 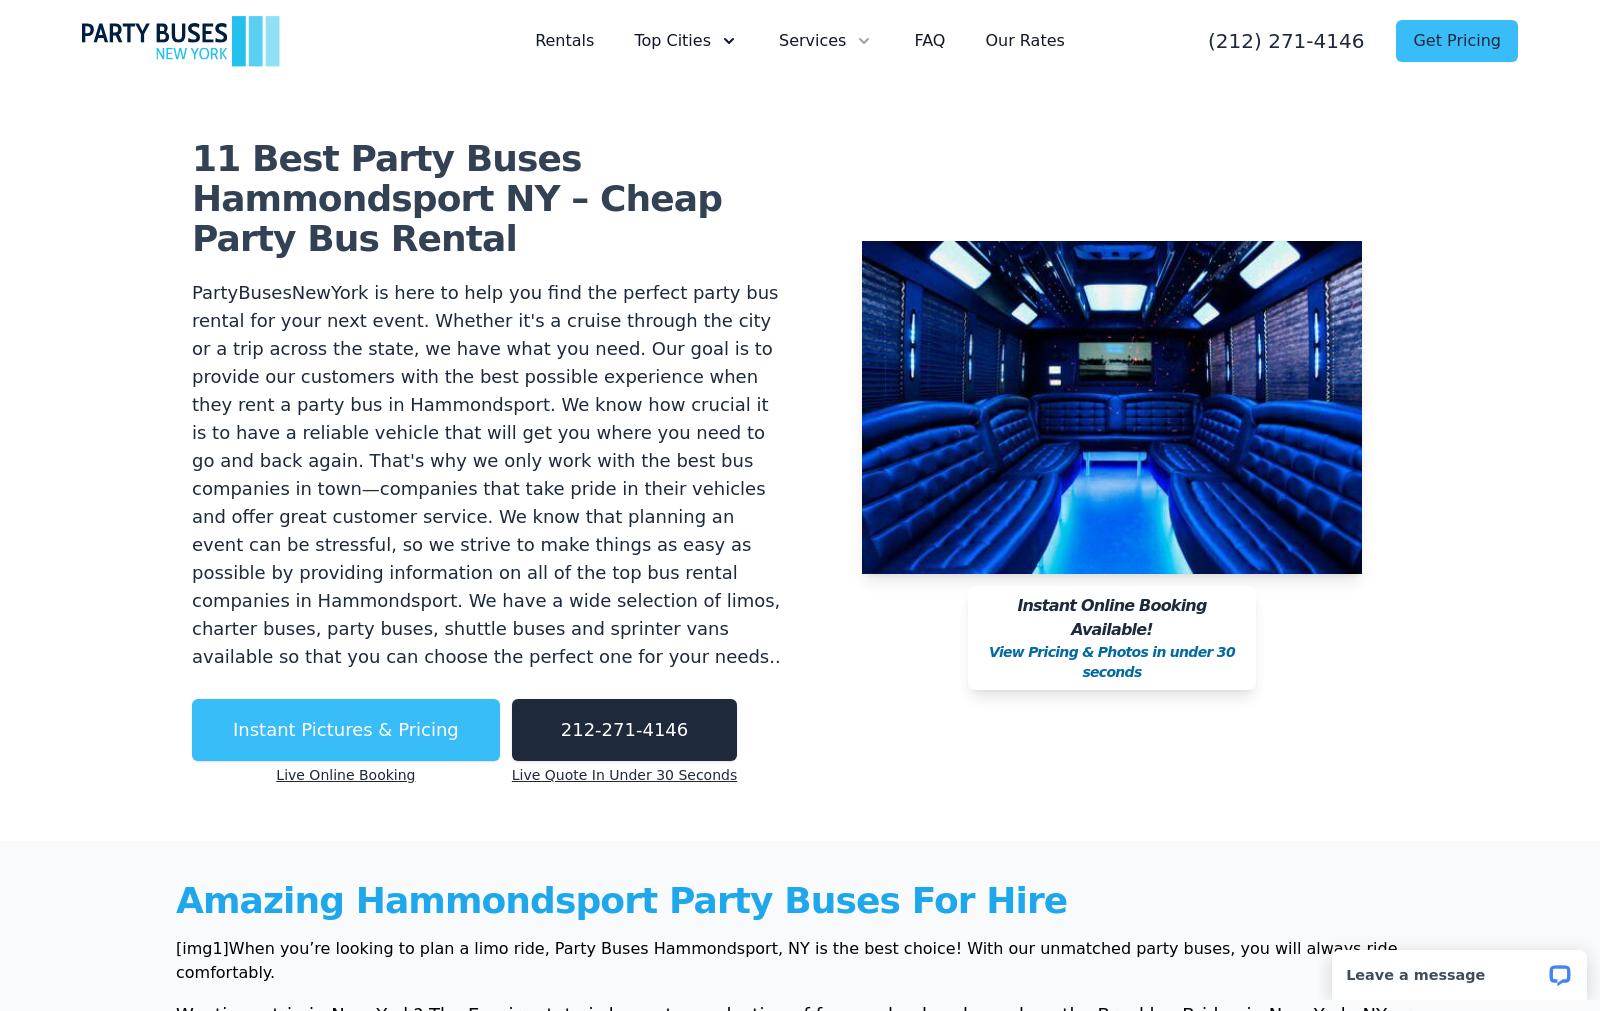 What do you see at coordinates (563, 39) in the screenshot?
I see `'Rentals'` at bounding box center [563, 39].